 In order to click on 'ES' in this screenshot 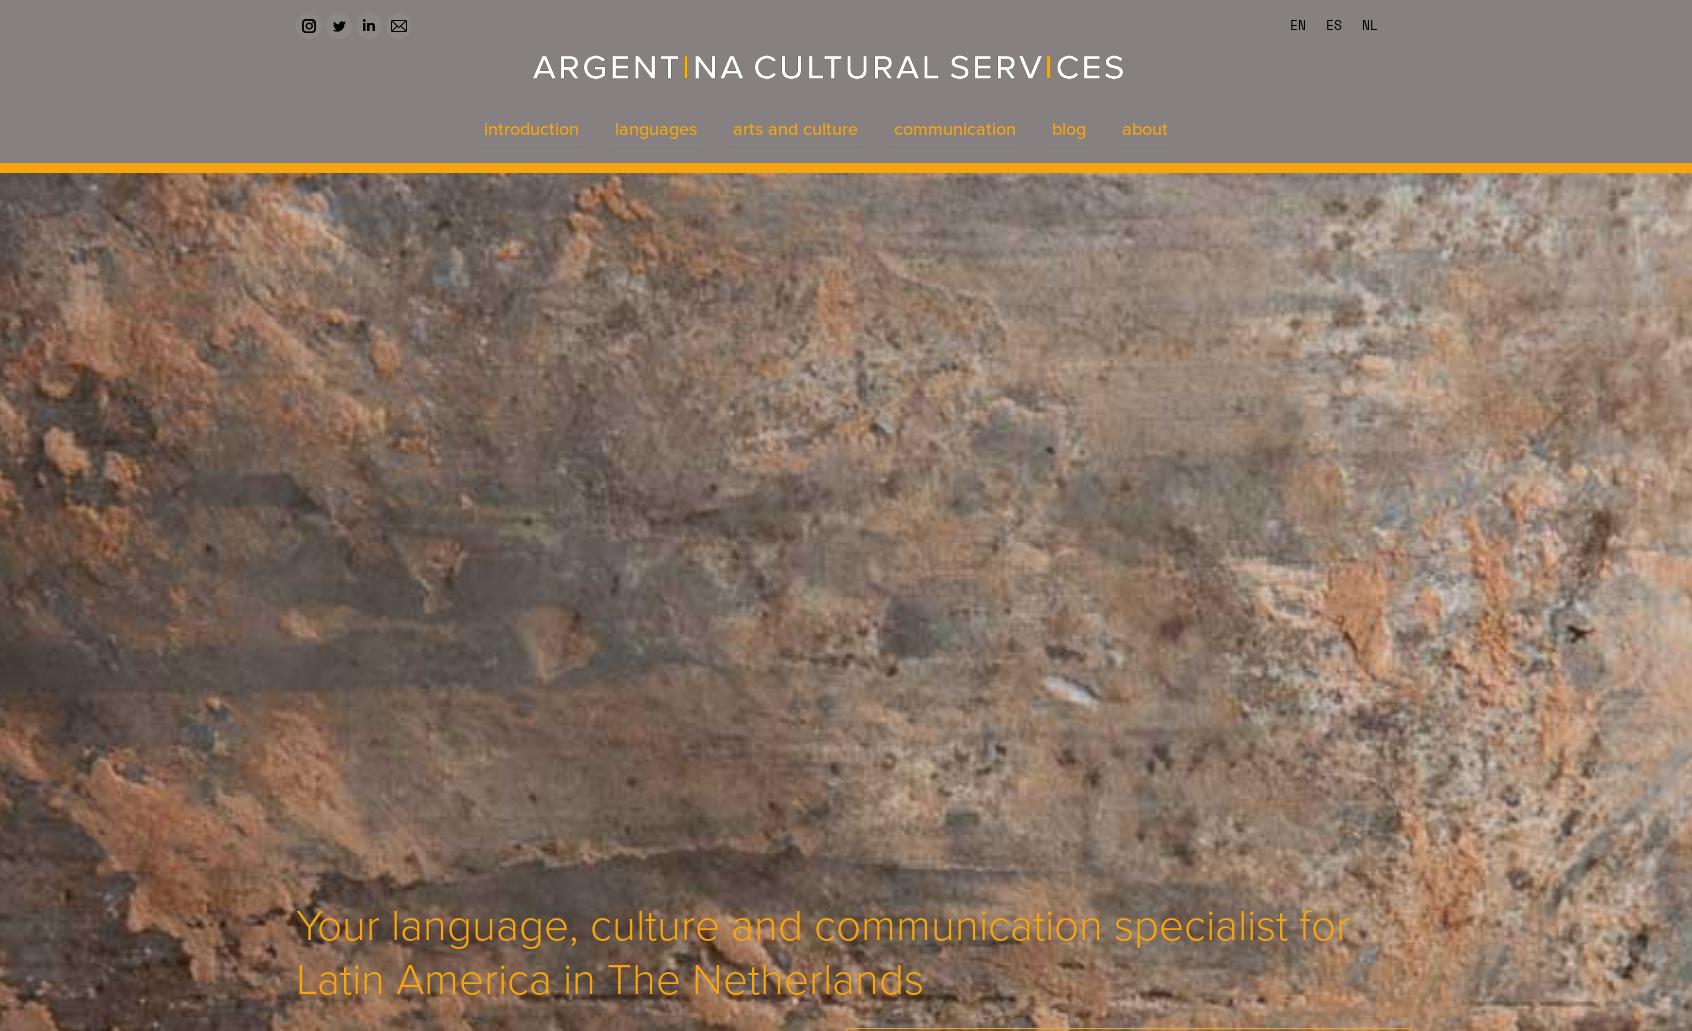, I will do `click(1325, 24)`.